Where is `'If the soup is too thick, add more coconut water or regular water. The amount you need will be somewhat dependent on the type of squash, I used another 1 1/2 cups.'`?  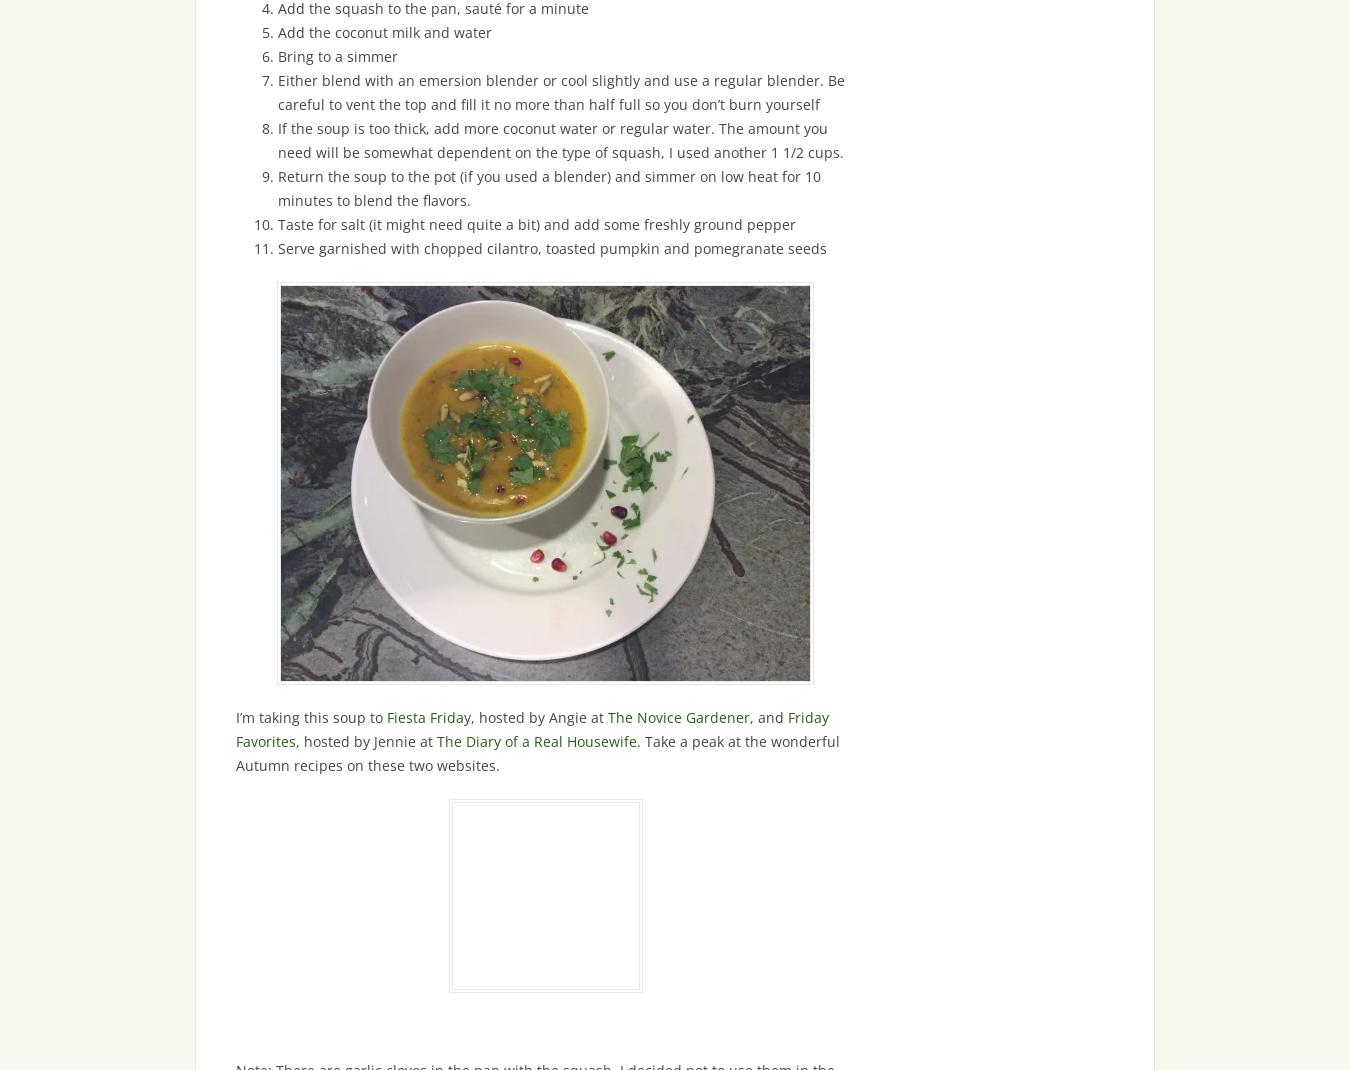
'If the soup is too thick, add more coconut water or regular water. The amount you need will be somewhat dependent on the type of squash, I used another 1 1/2 cups.' is located at coordinates (560, 140).